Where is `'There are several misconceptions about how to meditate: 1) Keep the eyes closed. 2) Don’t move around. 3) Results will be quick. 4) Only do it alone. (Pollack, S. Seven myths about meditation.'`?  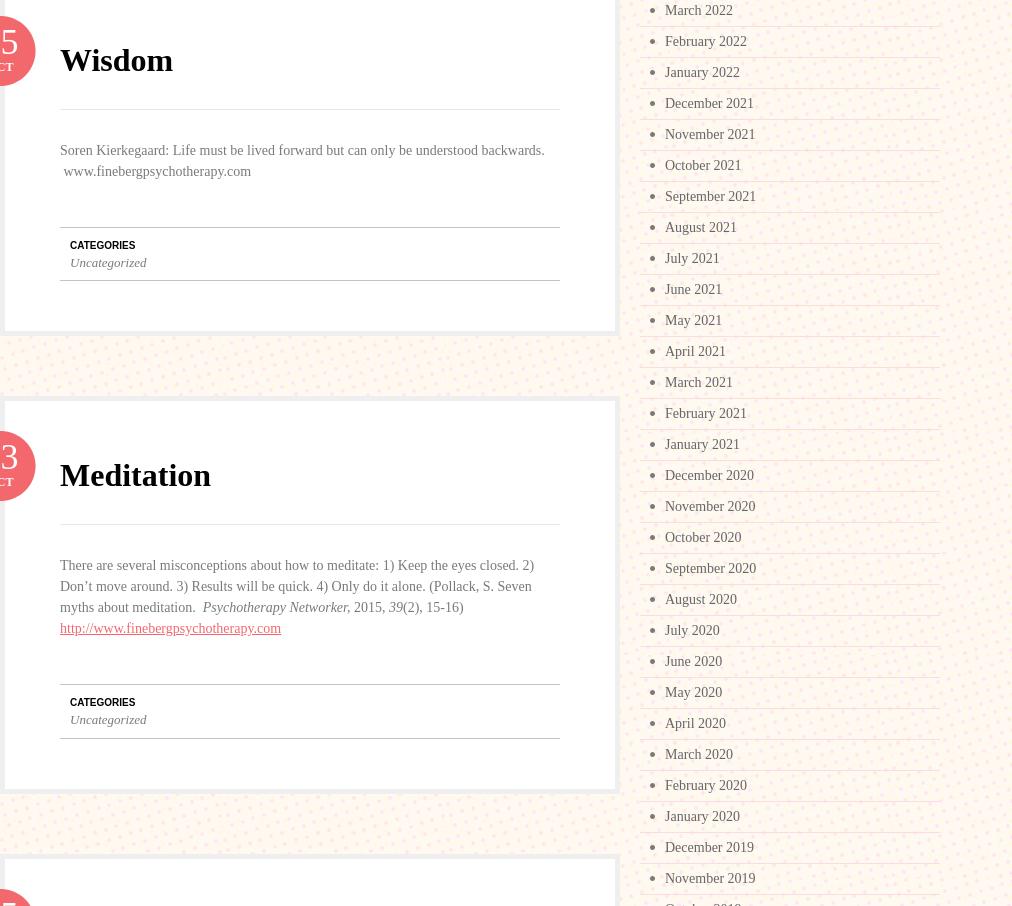 'There are several misconceptions about how to meditate: 1) Keep the eyes closed. 2) Don’t move around. 3) Results will be quick. 4) Only do it alone. (Pollack, S. Seven myths about meditation.' is located at coordinates (296, 585).